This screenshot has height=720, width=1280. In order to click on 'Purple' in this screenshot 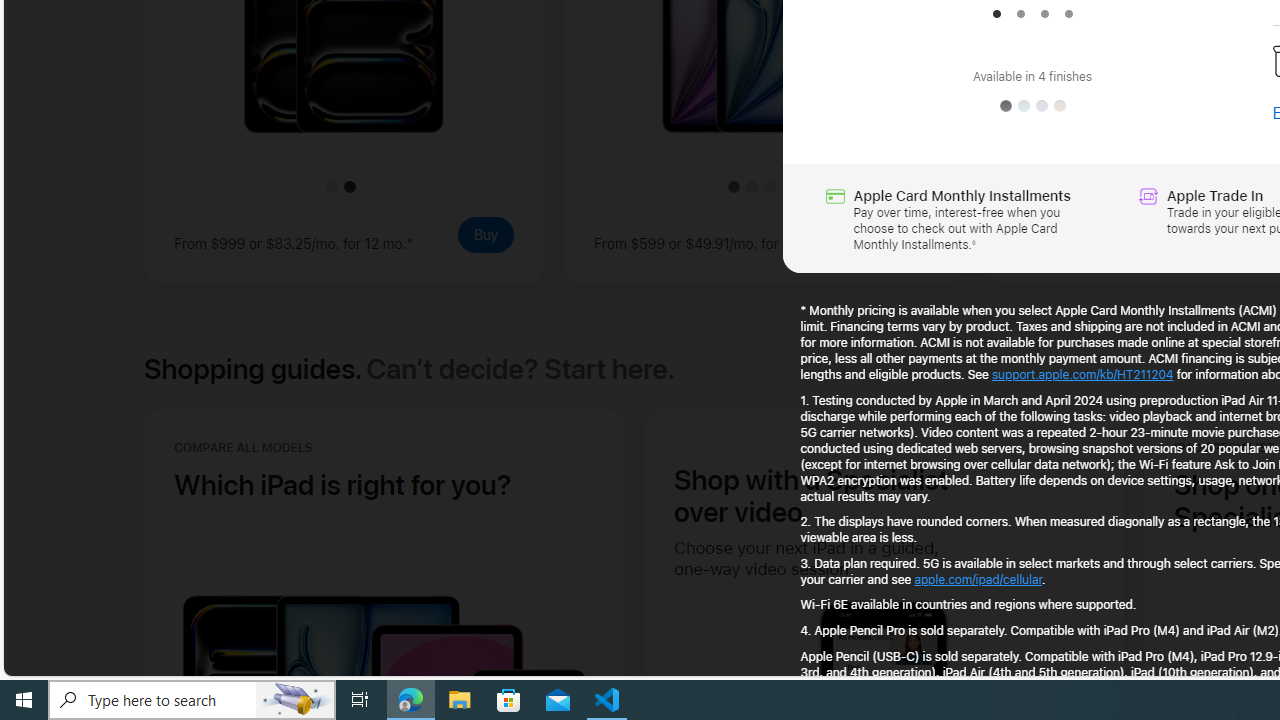, I will do `click(1040, 106)`.